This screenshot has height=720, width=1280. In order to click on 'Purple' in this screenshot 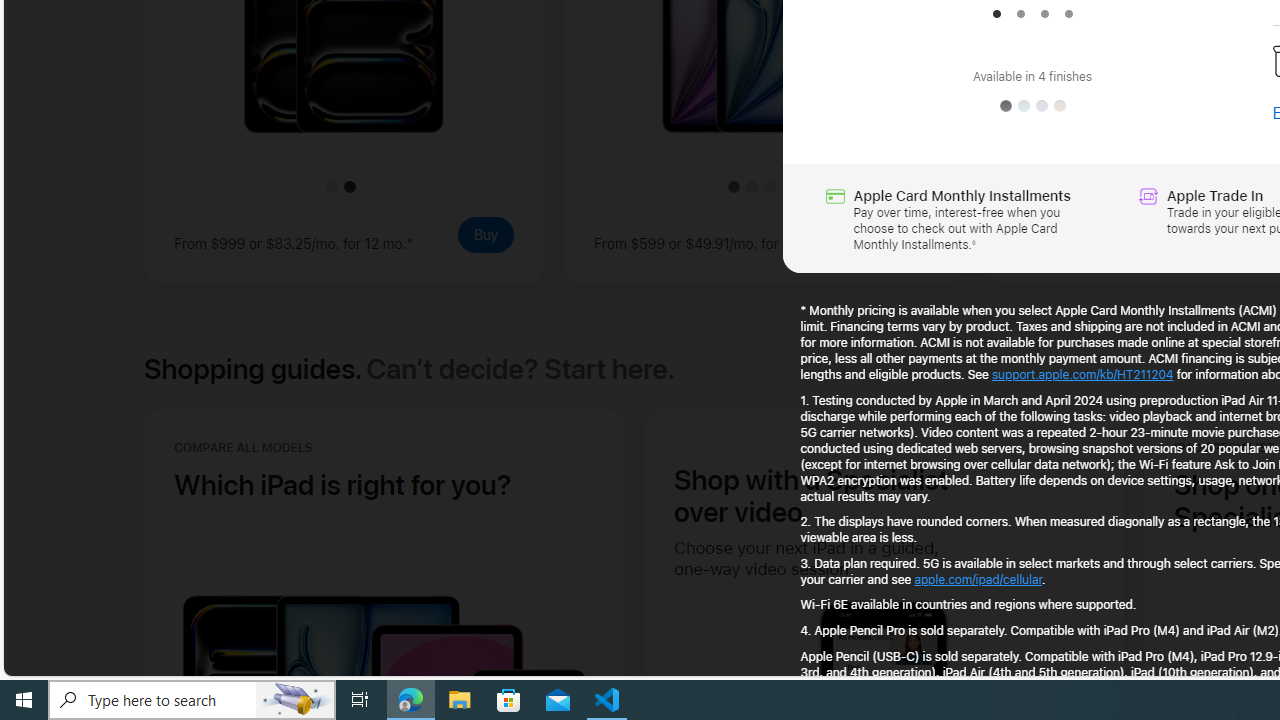, I will do `click(1040, 106)`.